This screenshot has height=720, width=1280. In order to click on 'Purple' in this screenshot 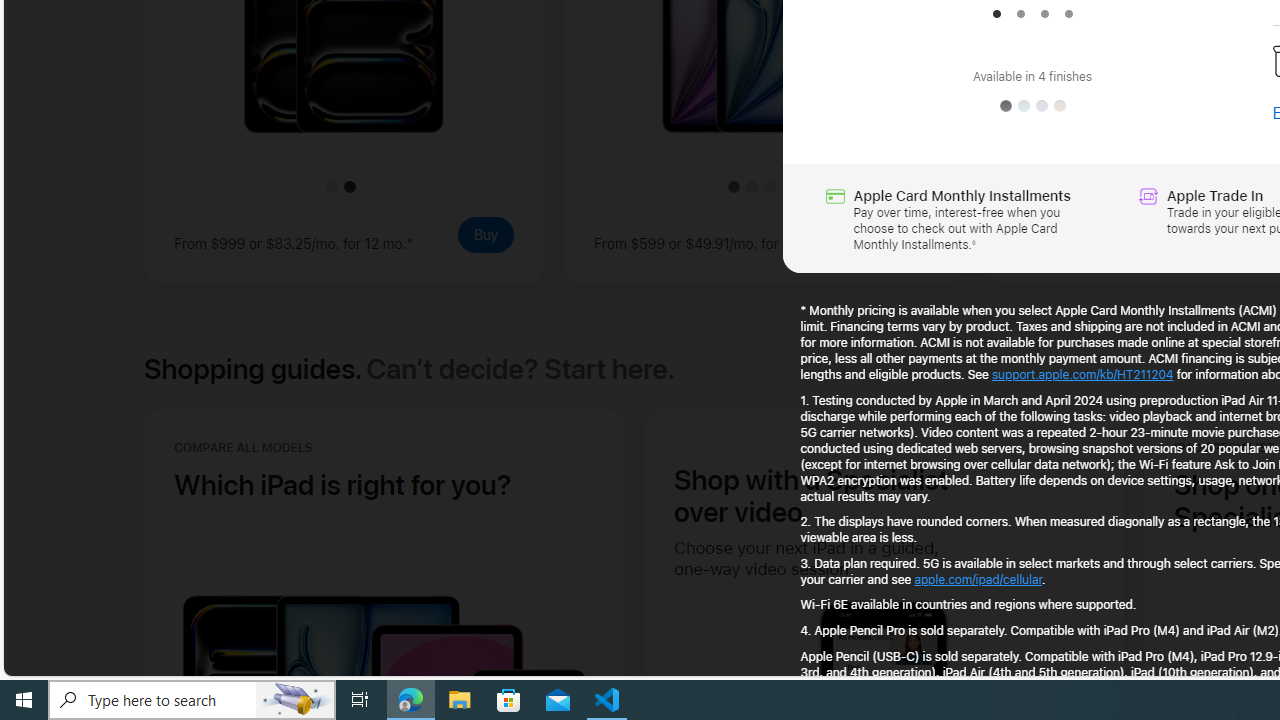, I will do `click(1040, 106)`.